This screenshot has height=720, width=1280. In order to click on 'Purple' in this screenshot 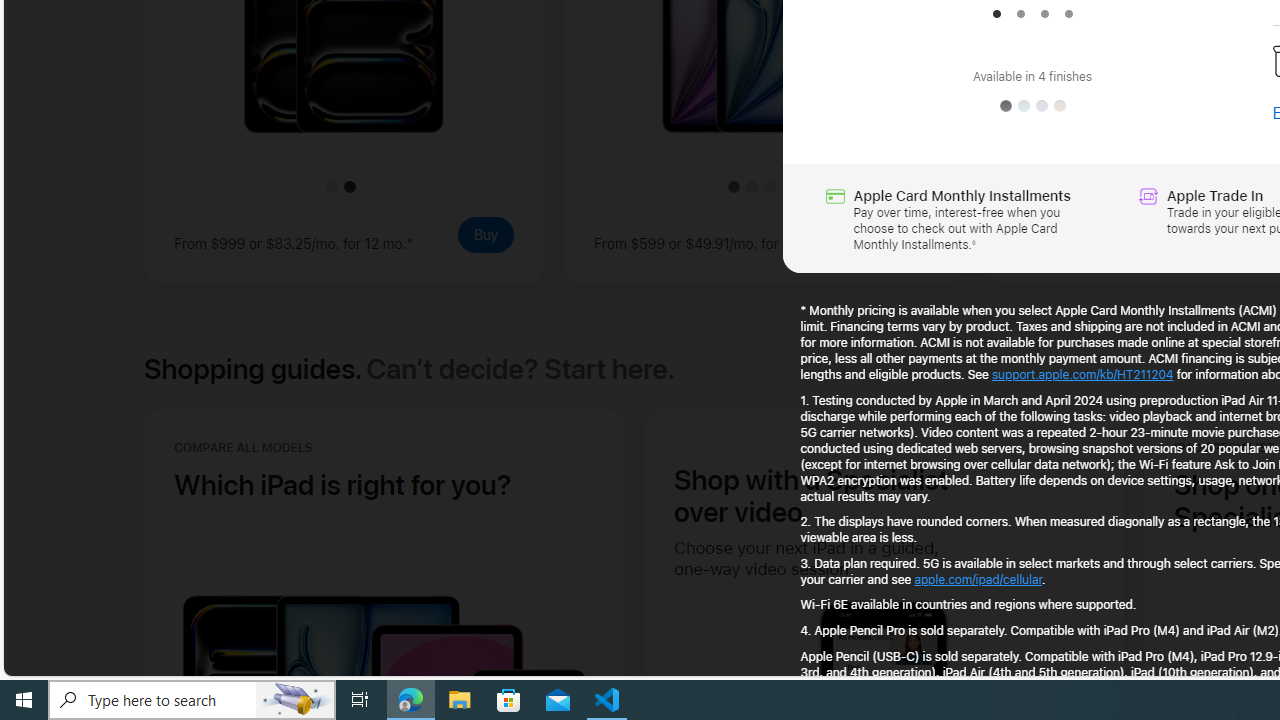, I will do `click(1040, 106)`.